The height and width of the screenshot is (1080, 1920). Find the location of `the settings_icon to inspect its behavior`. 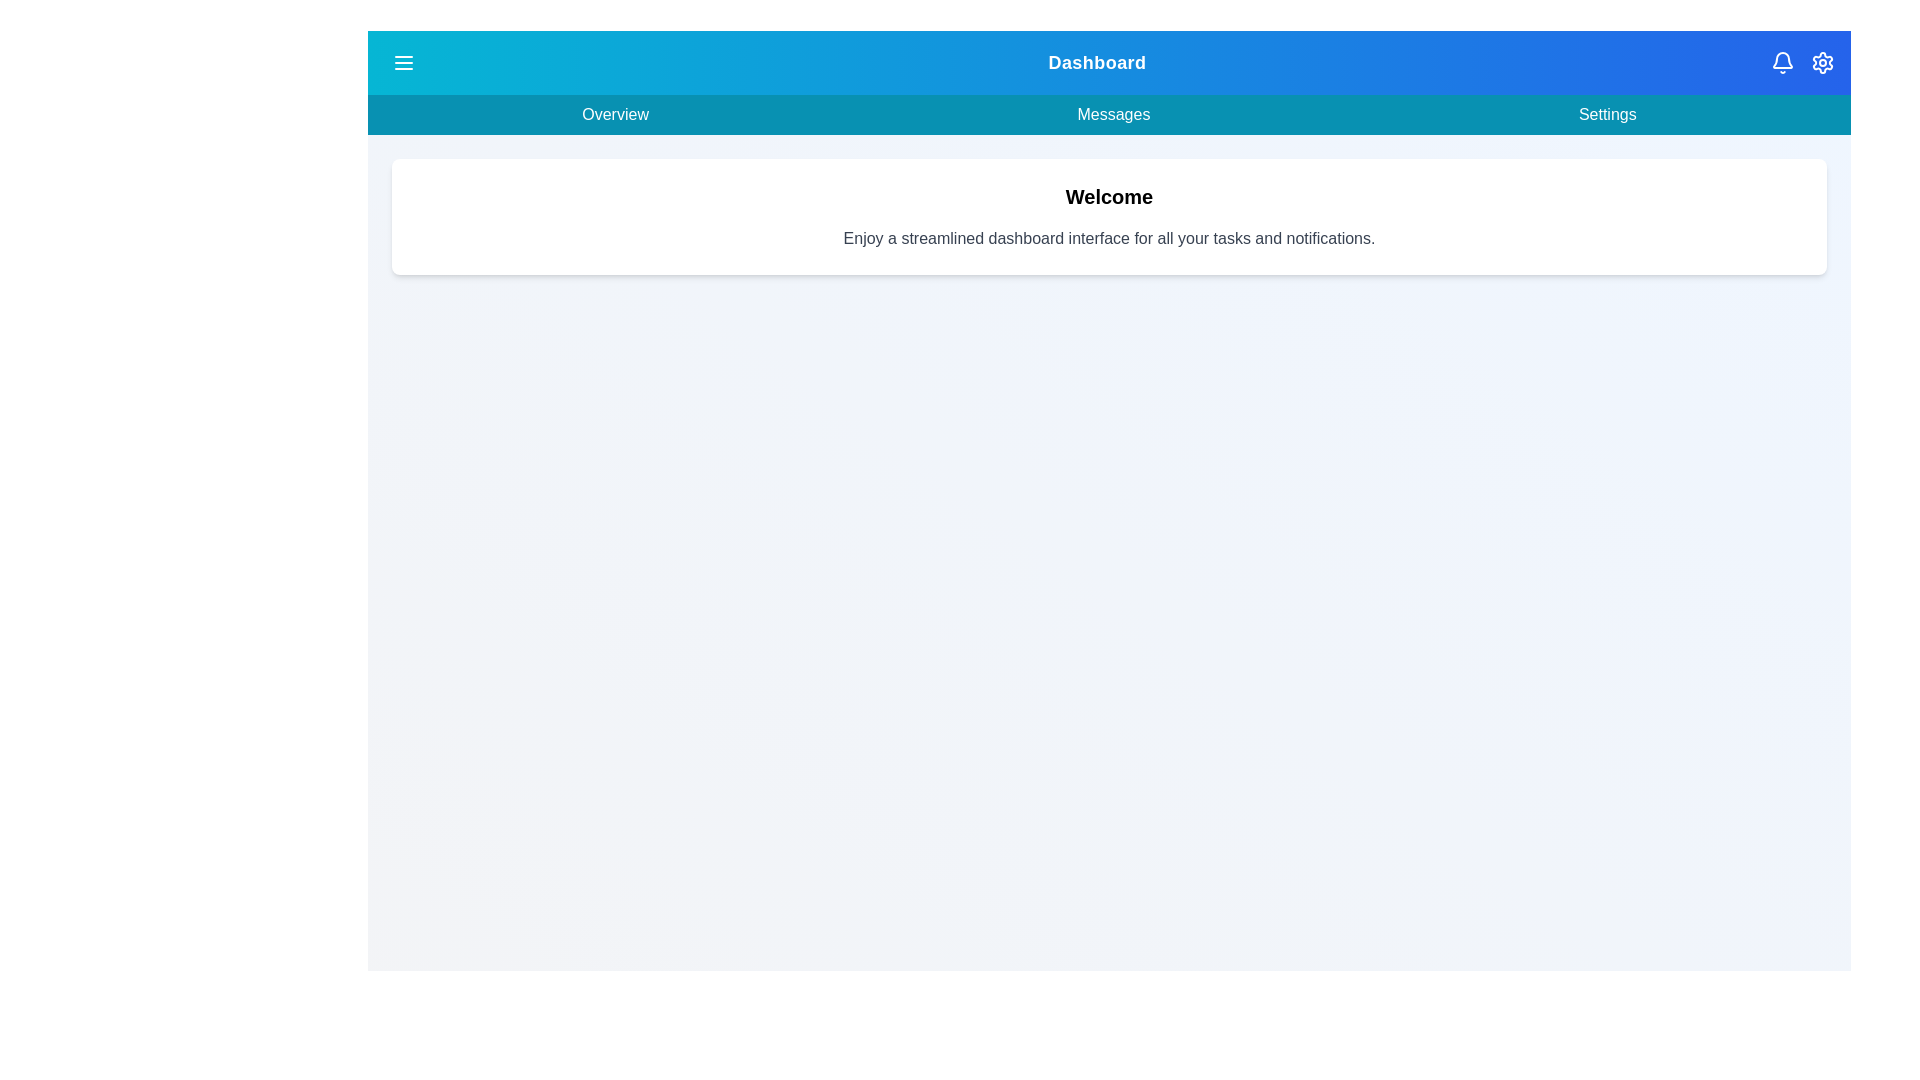

the settings_icon to inspect its behavior is located at coordinates (1823, 61).